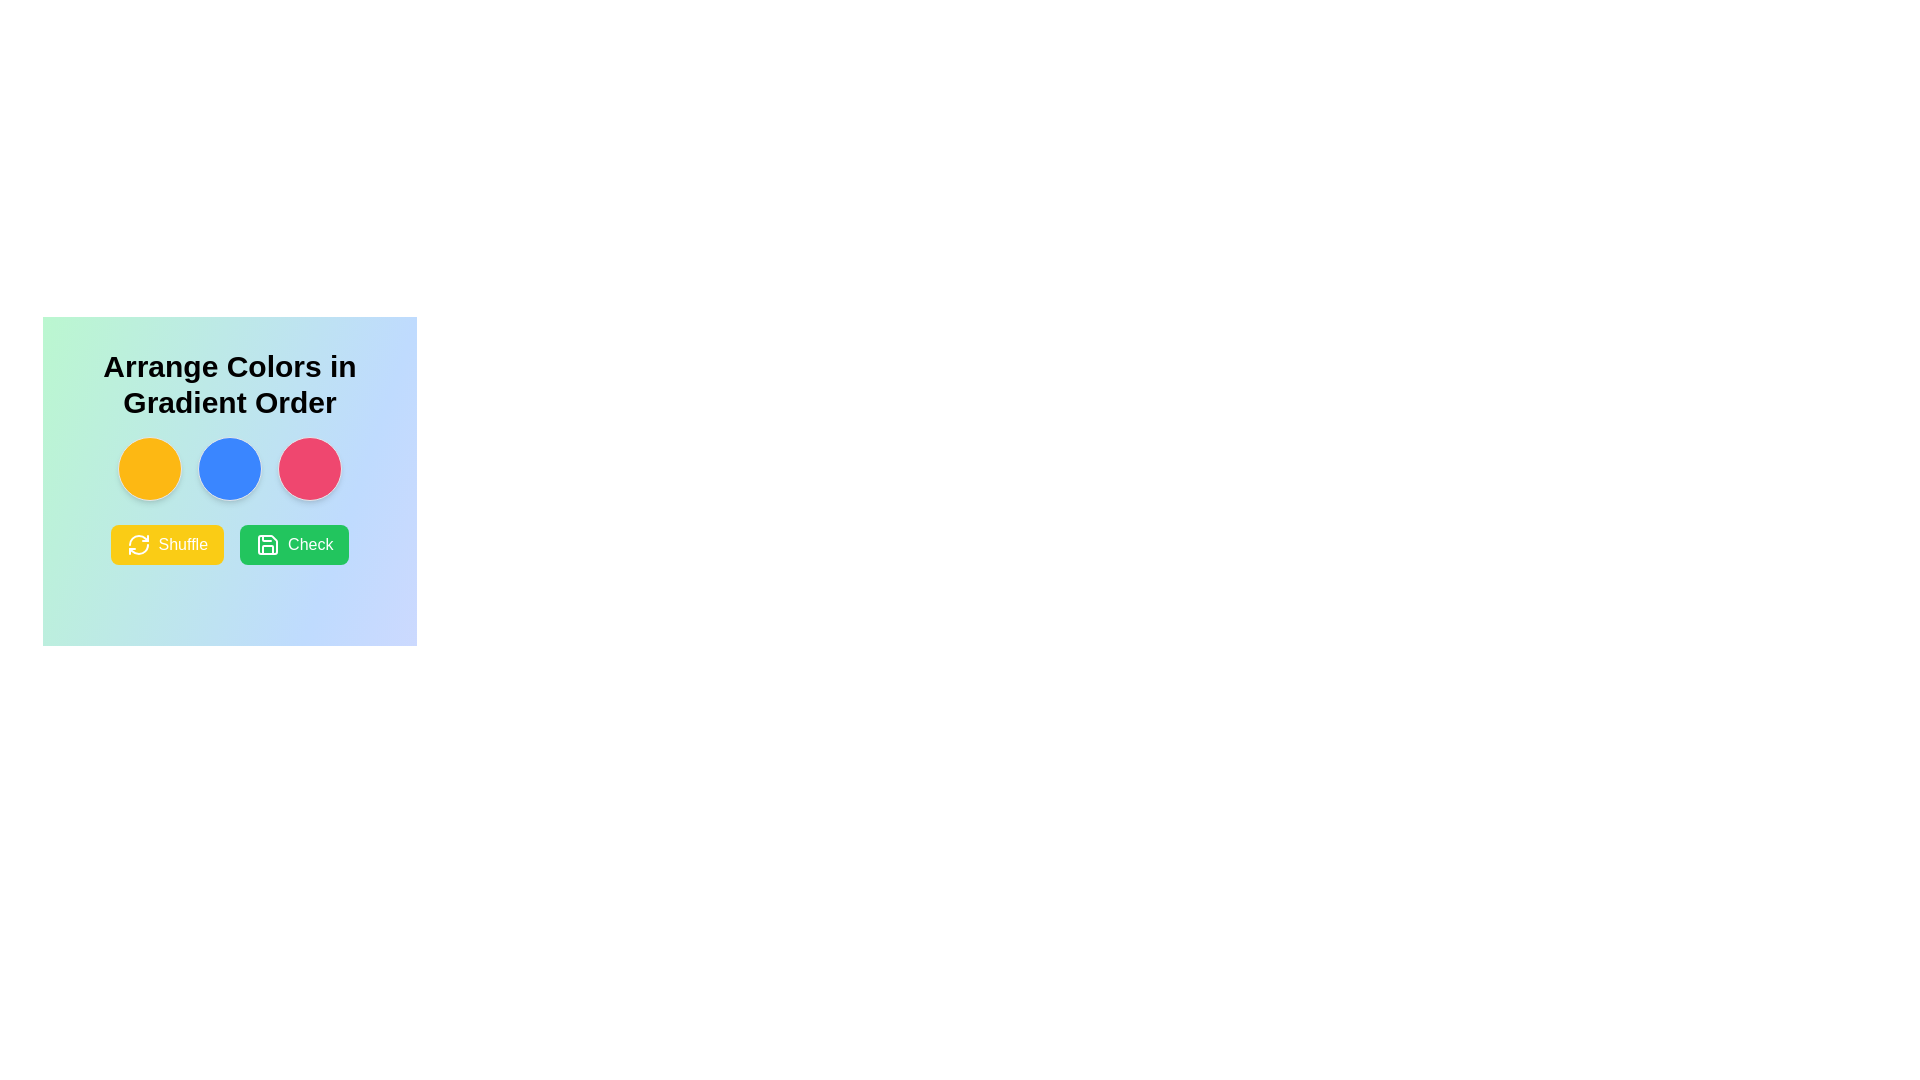  Describe the element at coordinates (137, 544) in the screenshot. I see `the circular icon with two curved arrows on a yellow background, part of the 'Shuffle' button, to initiate shuffling` at that location.